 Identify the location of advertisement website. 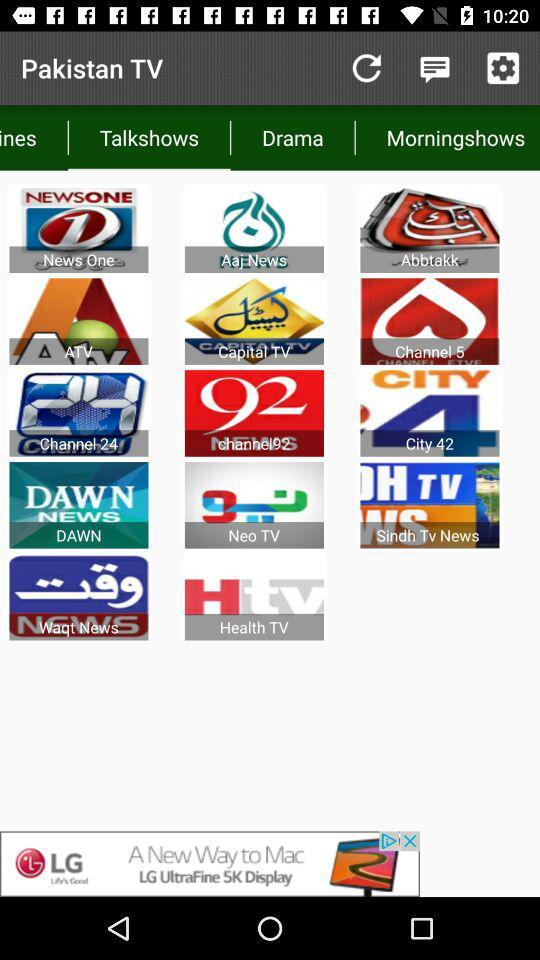
(270, 863).